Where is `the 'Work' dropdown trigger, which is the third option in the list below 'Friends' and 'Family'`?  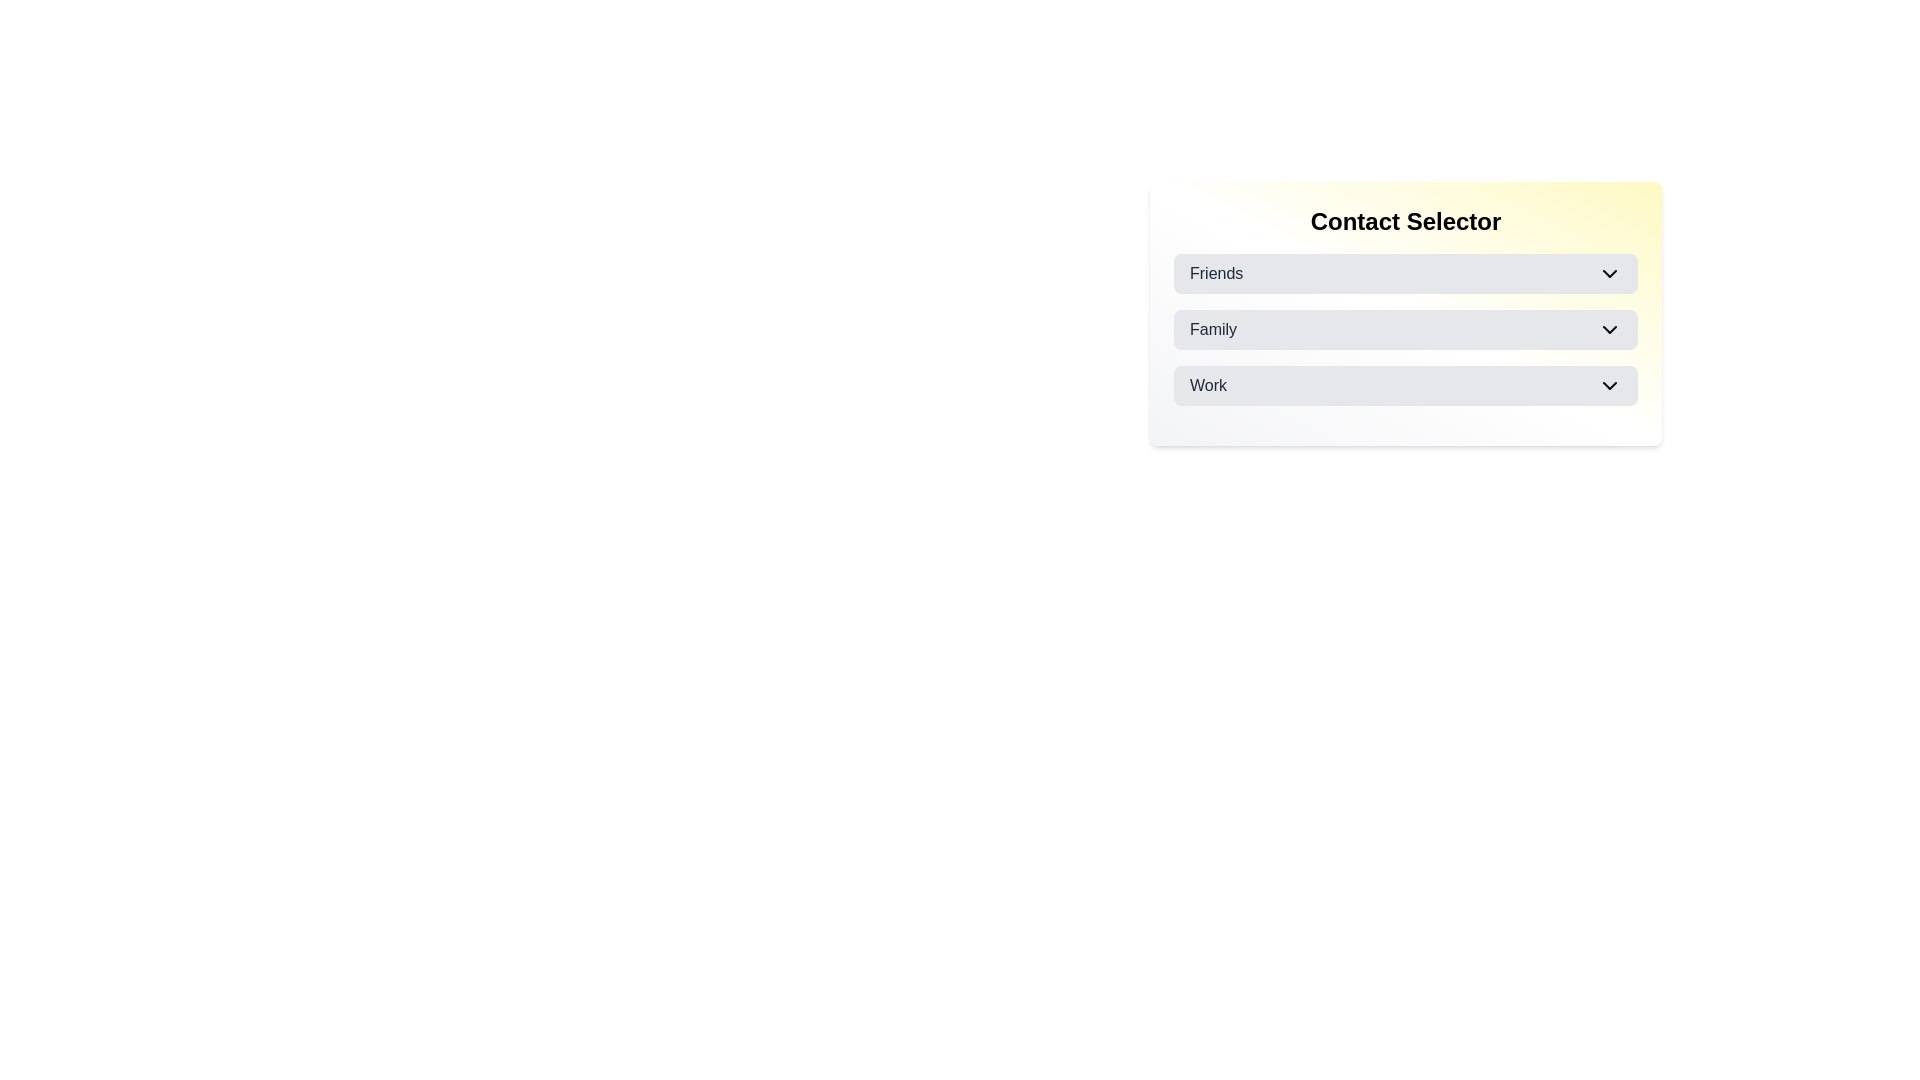
the 'Work' dropdown trigger, which is the third option in the list below 'Friends' and 'Family' is located at coordinates (1405, 385).